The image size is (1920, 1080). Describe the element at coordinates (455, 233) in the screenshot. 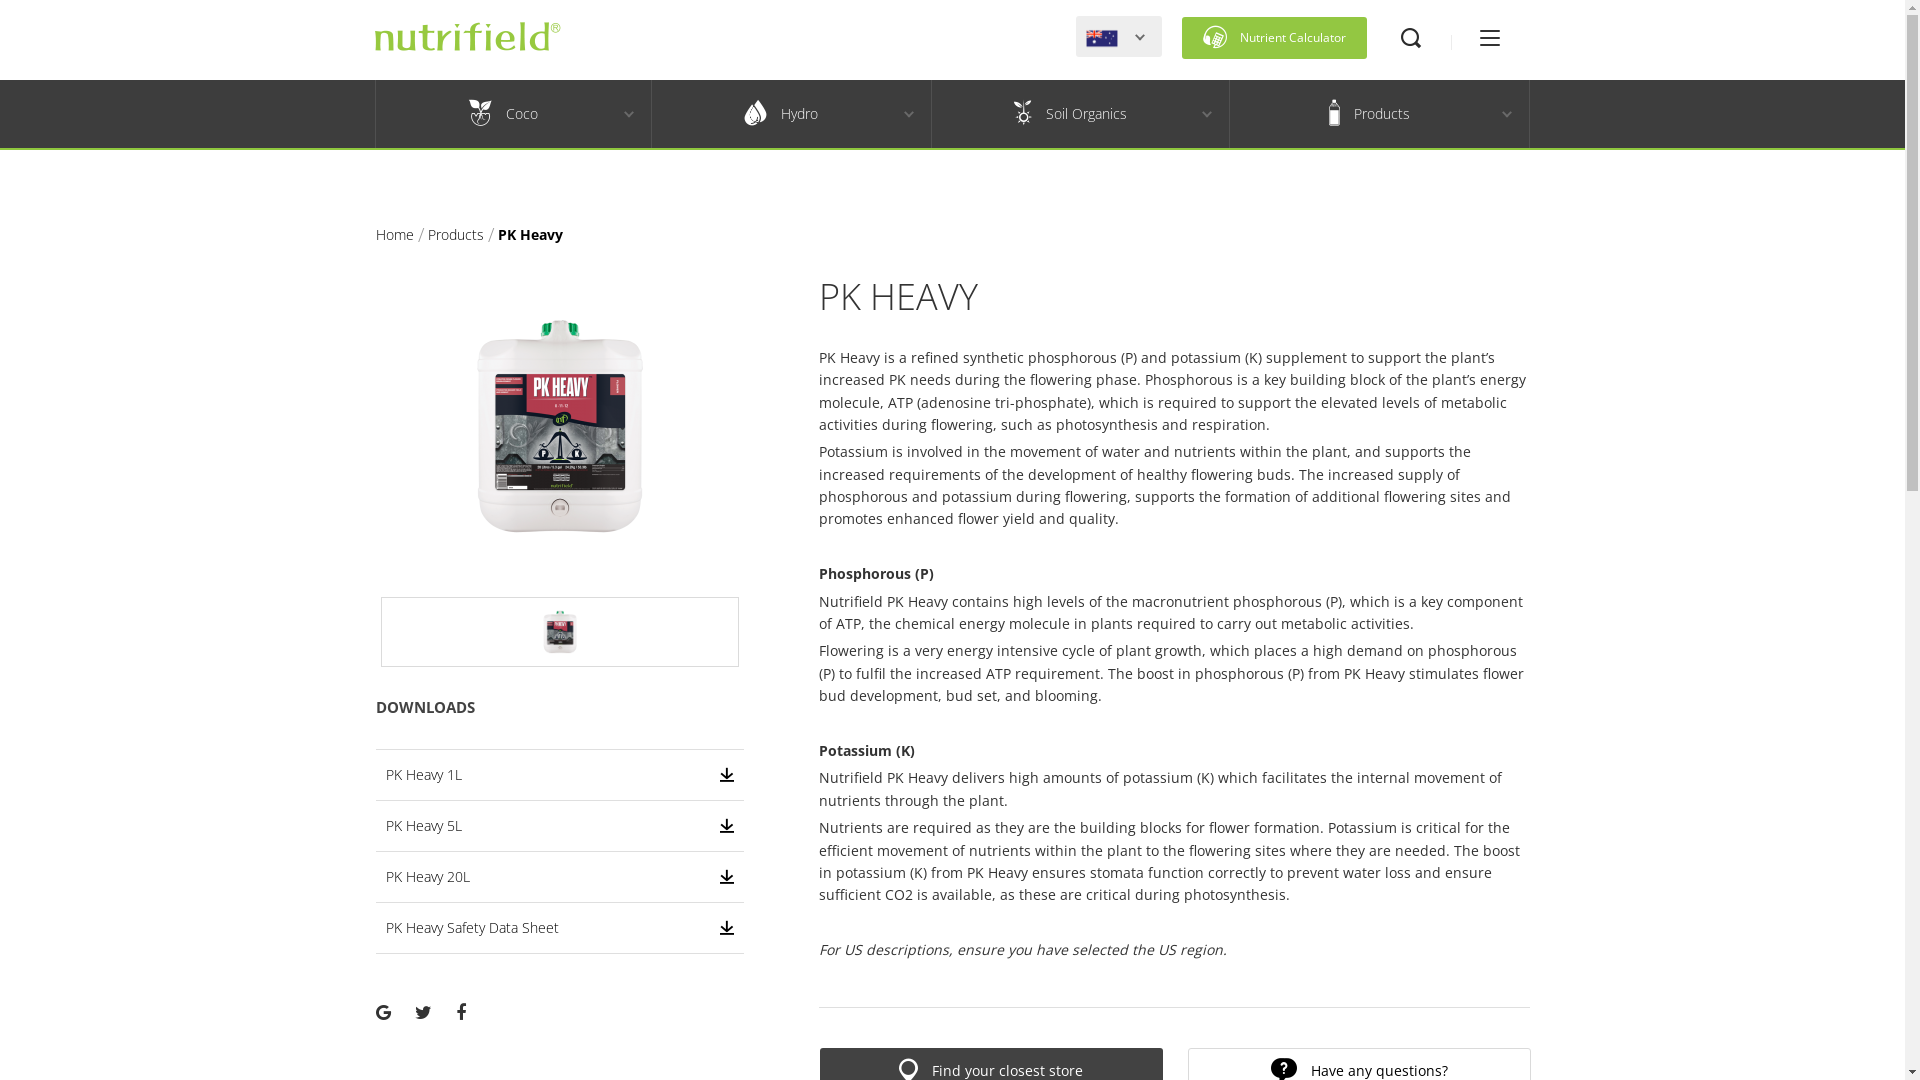

I see `'Products'` at that location.